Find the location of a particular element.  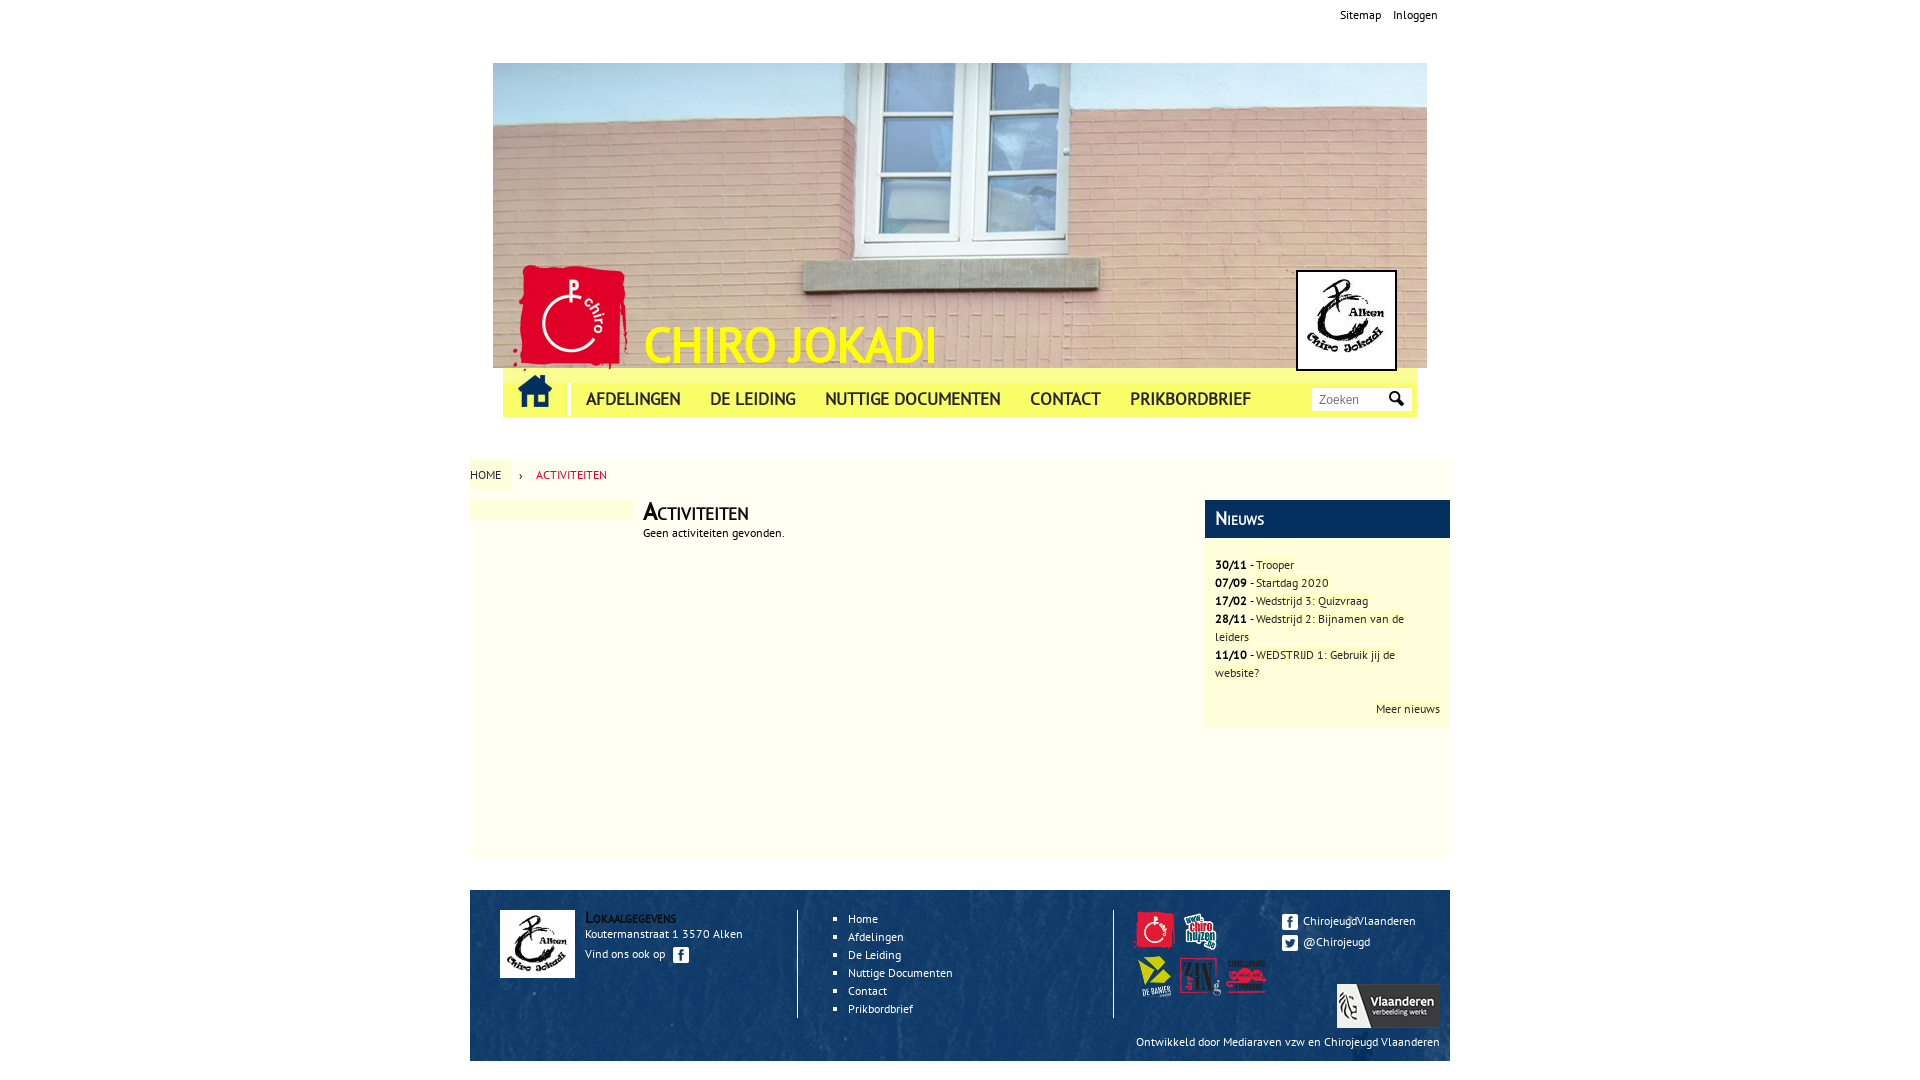

'PRIKBORDBRIEF' is located at coordinates (1190, 400).